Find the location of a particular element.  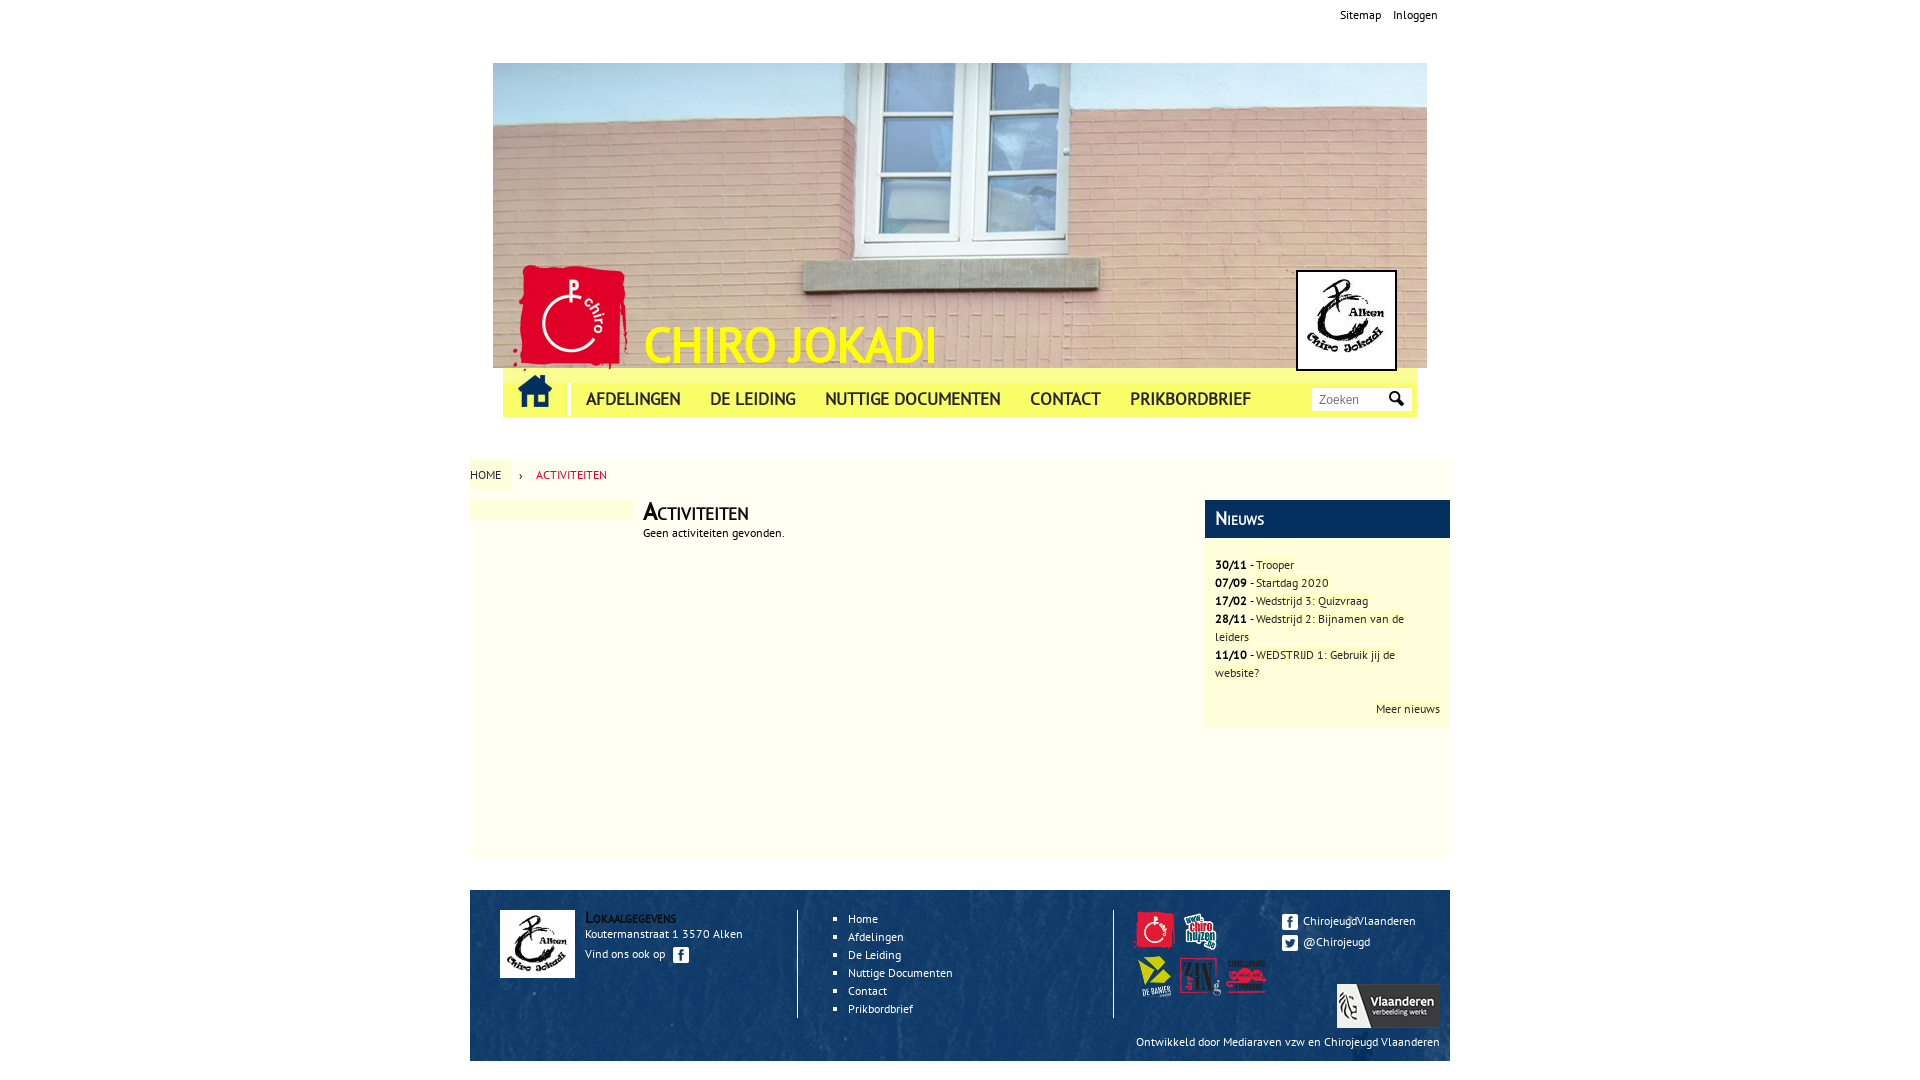

'PRIKBORDBRIEF' is located at coordinates (1190, 400).